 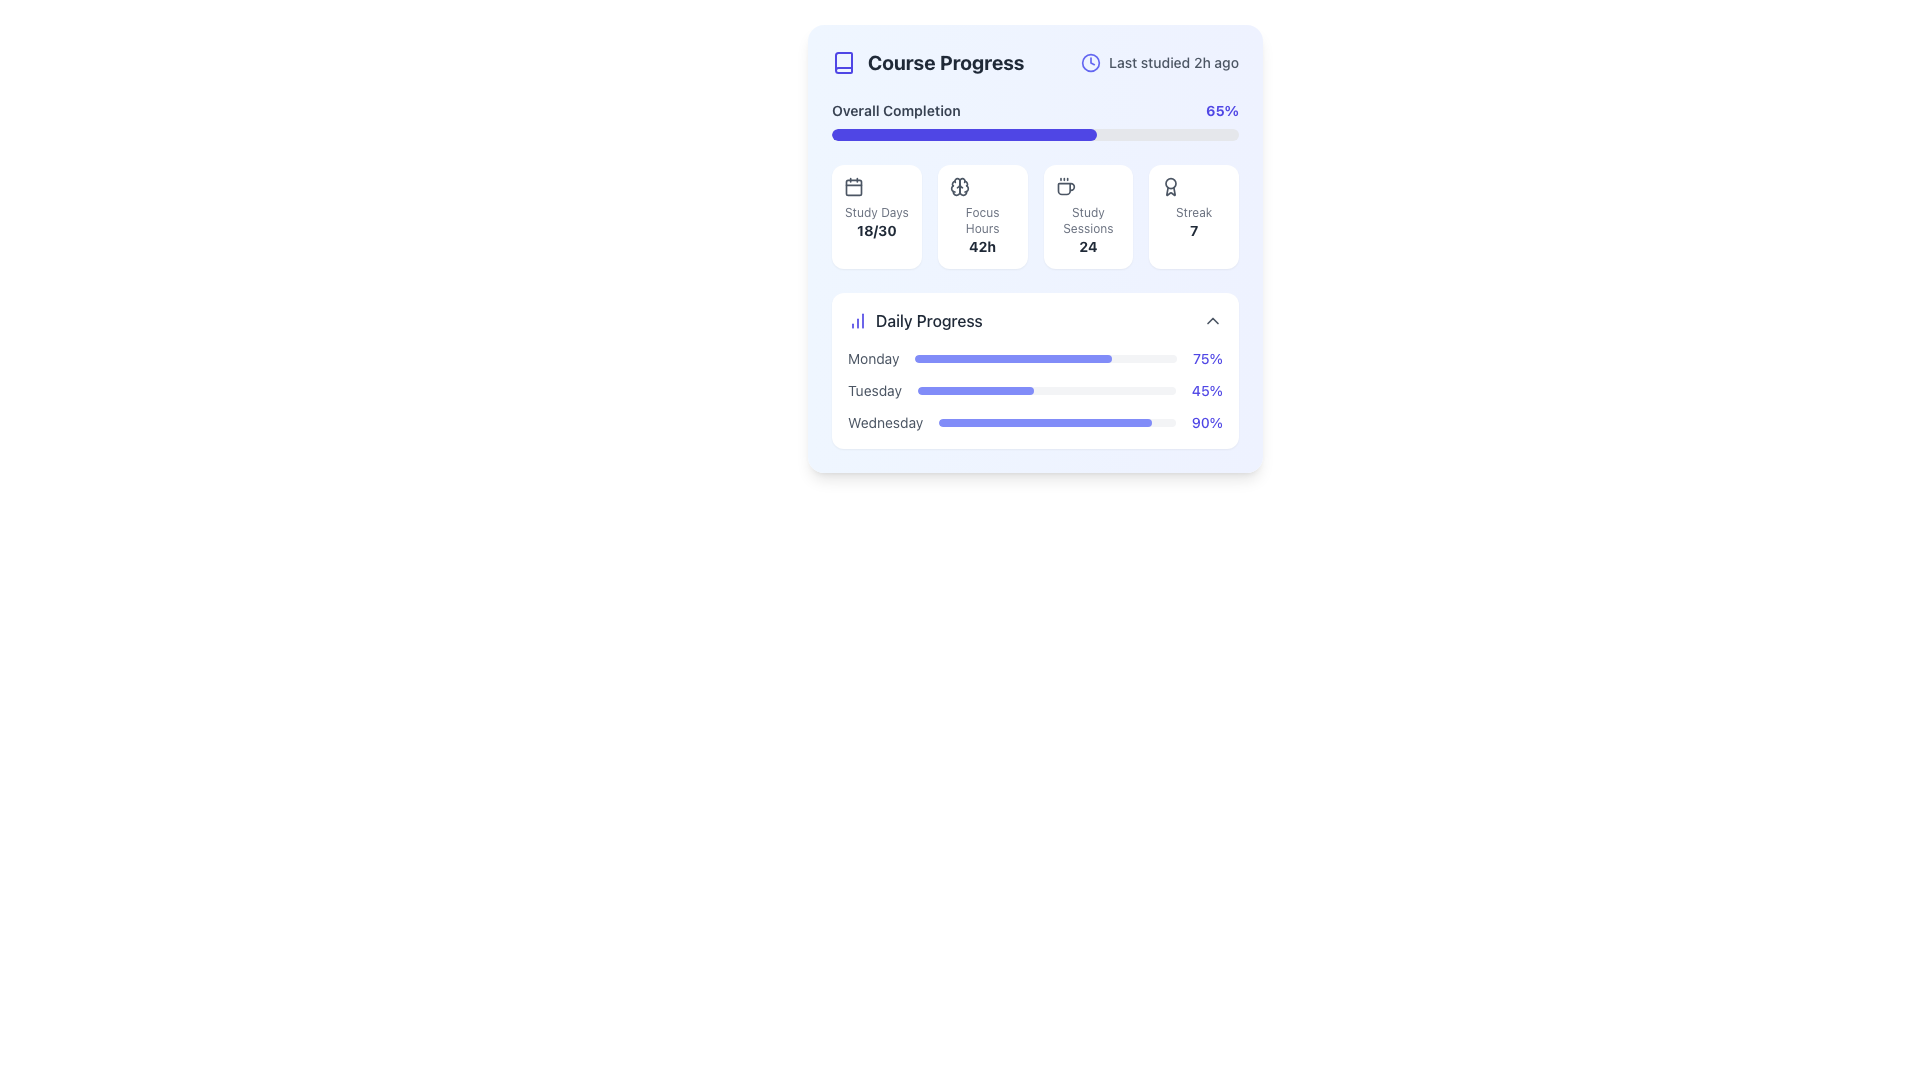 What do you see at coordinates (876, 216) in the screenshot?
I see `the first informational card in the 'Course Progress' section that summarizes study days completed relative to the goal` at bounding box center [876, 216].